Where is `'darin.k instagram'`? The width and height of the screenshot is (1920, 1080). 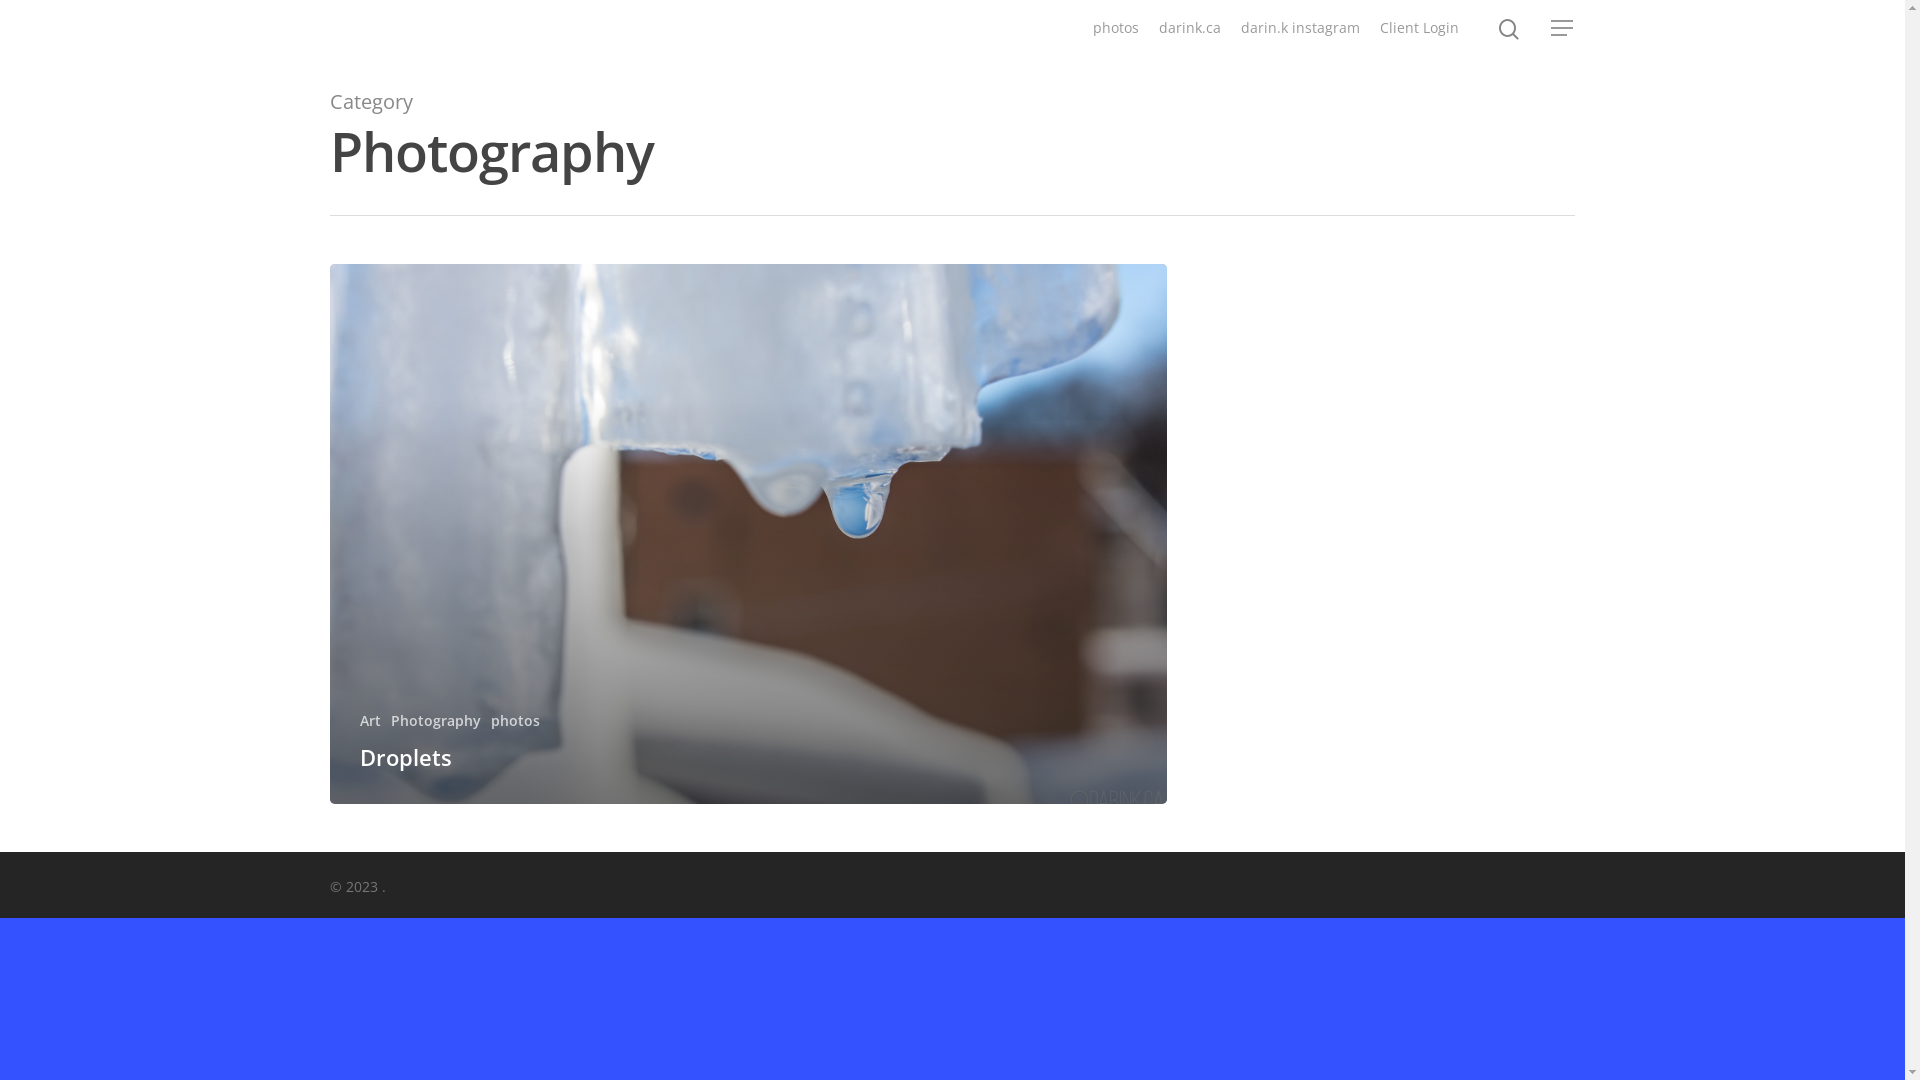
'darin.k instagram' is located at coordinates (1300, 27).